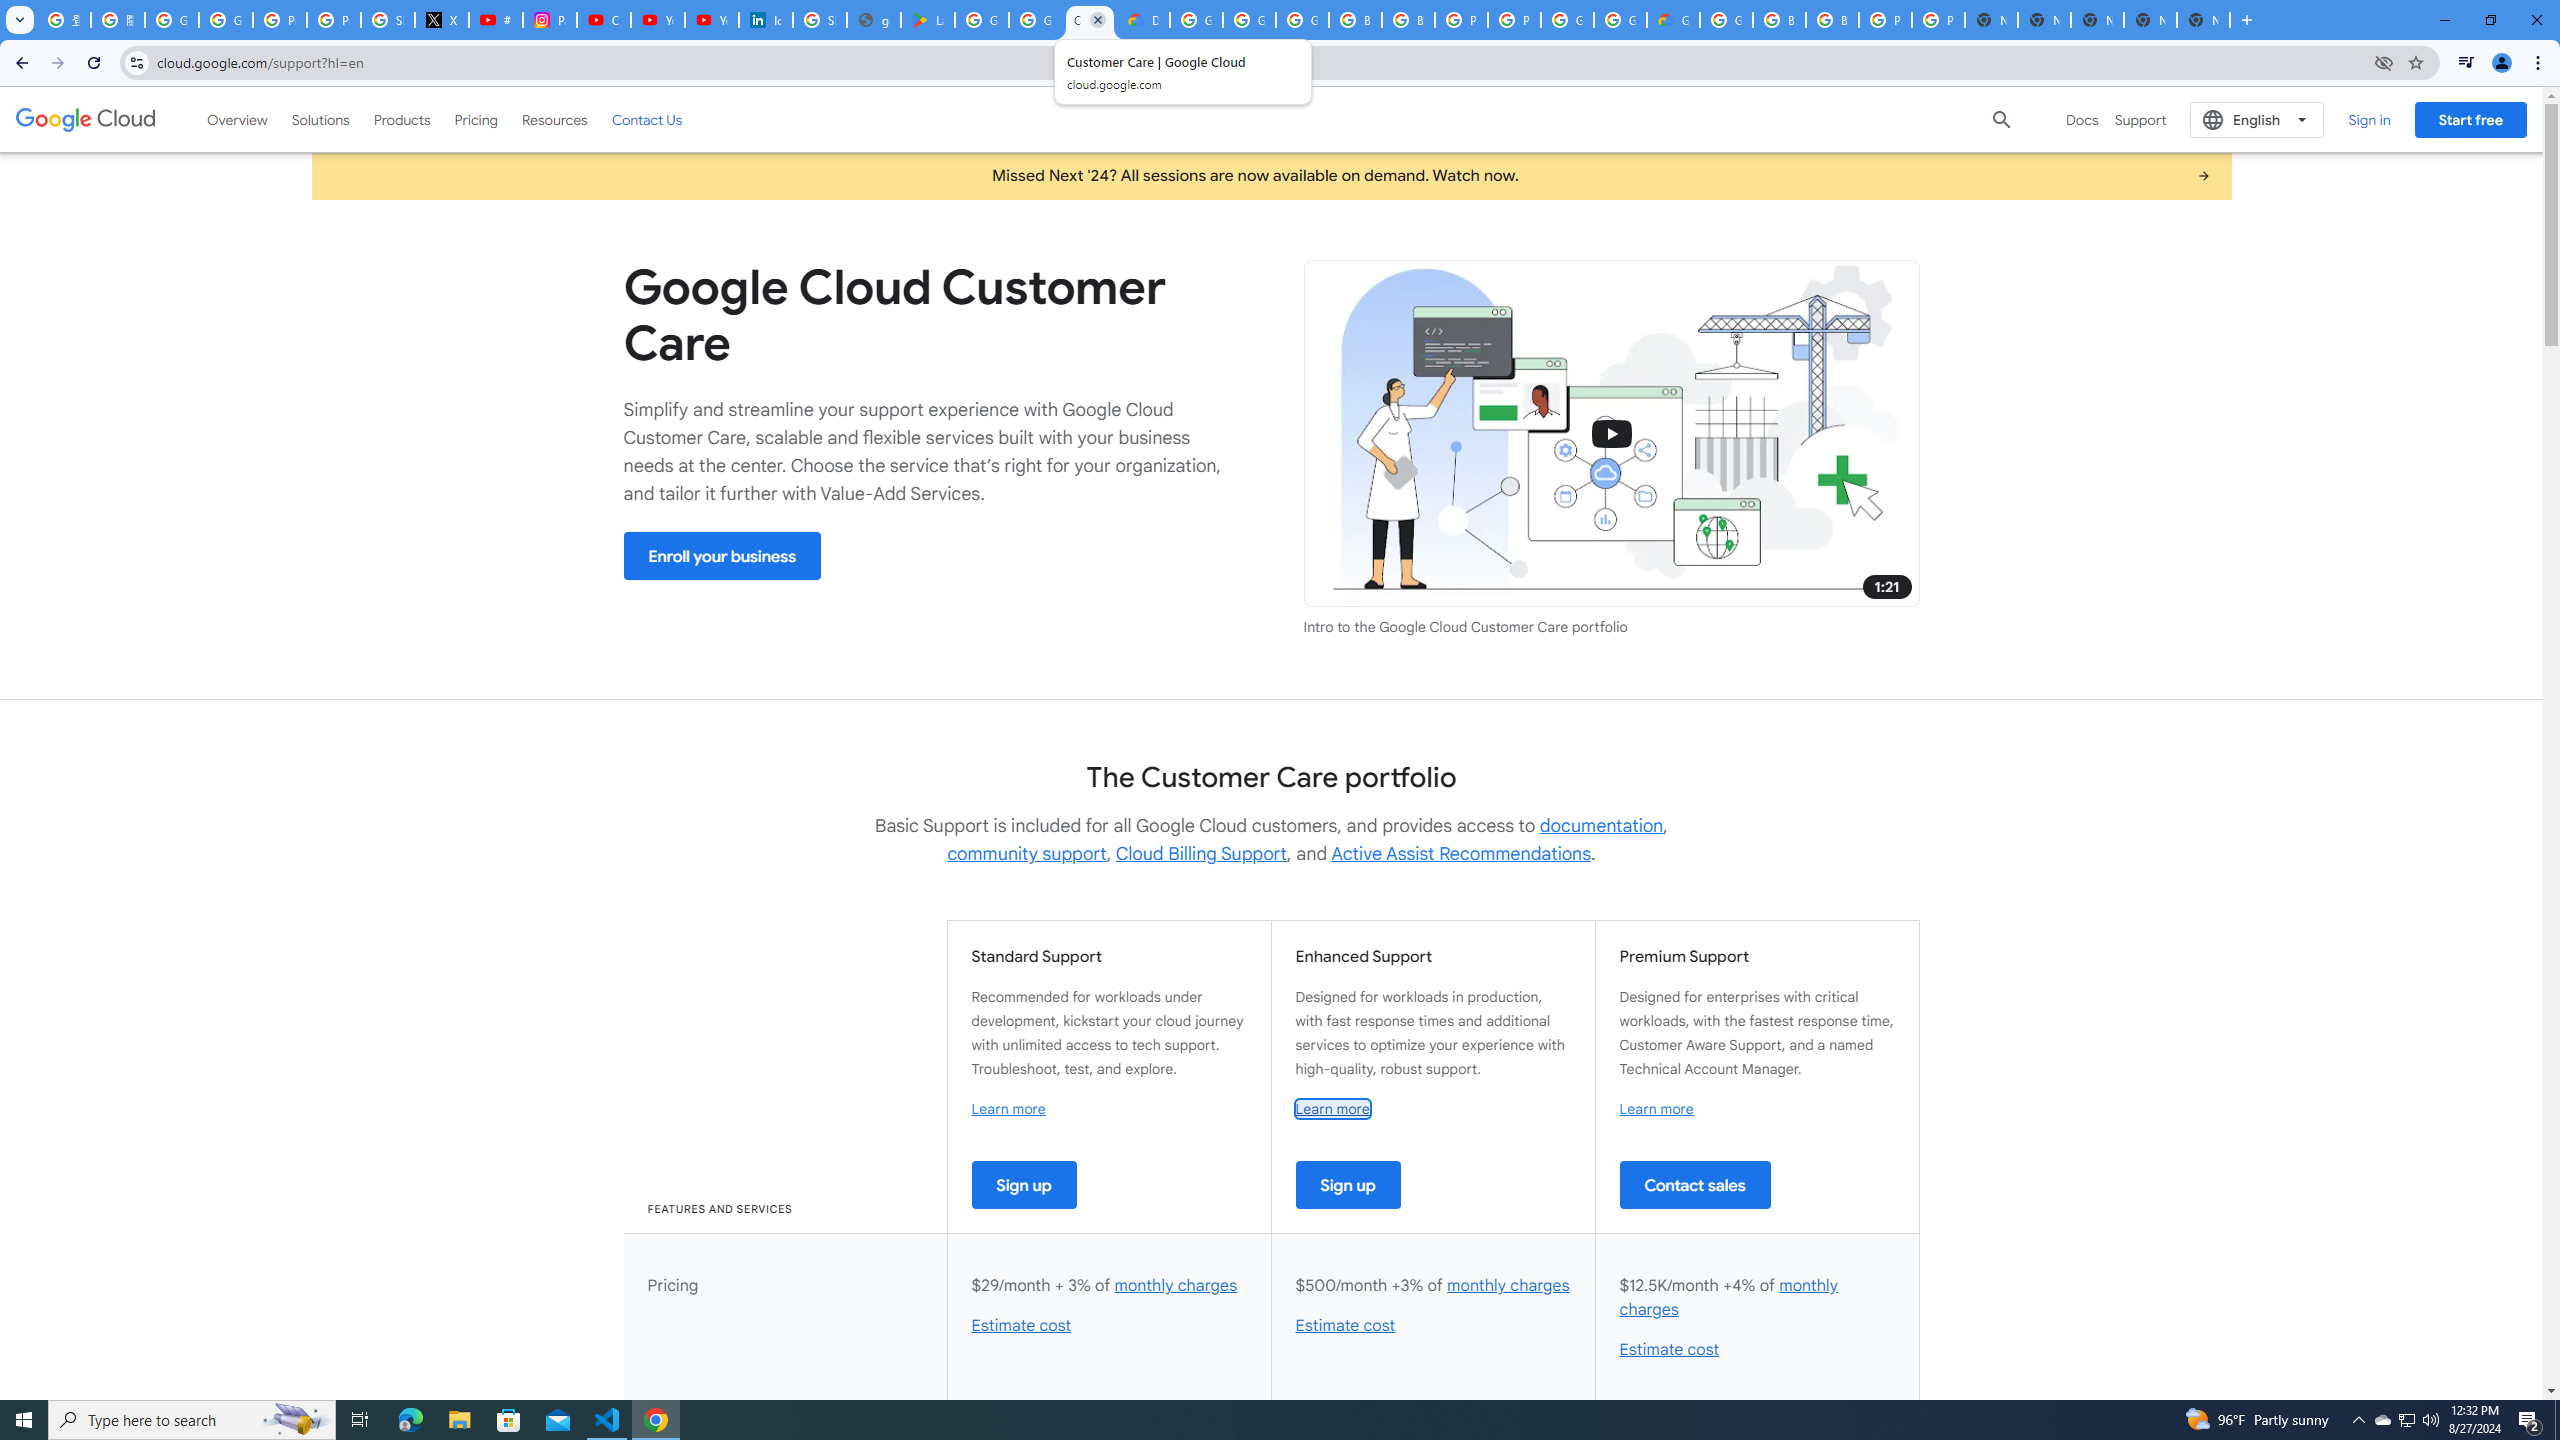 The height and width of the screenshot is (1440, 2560). I want to click on 'Estimate cost', so click(1668, 1349).